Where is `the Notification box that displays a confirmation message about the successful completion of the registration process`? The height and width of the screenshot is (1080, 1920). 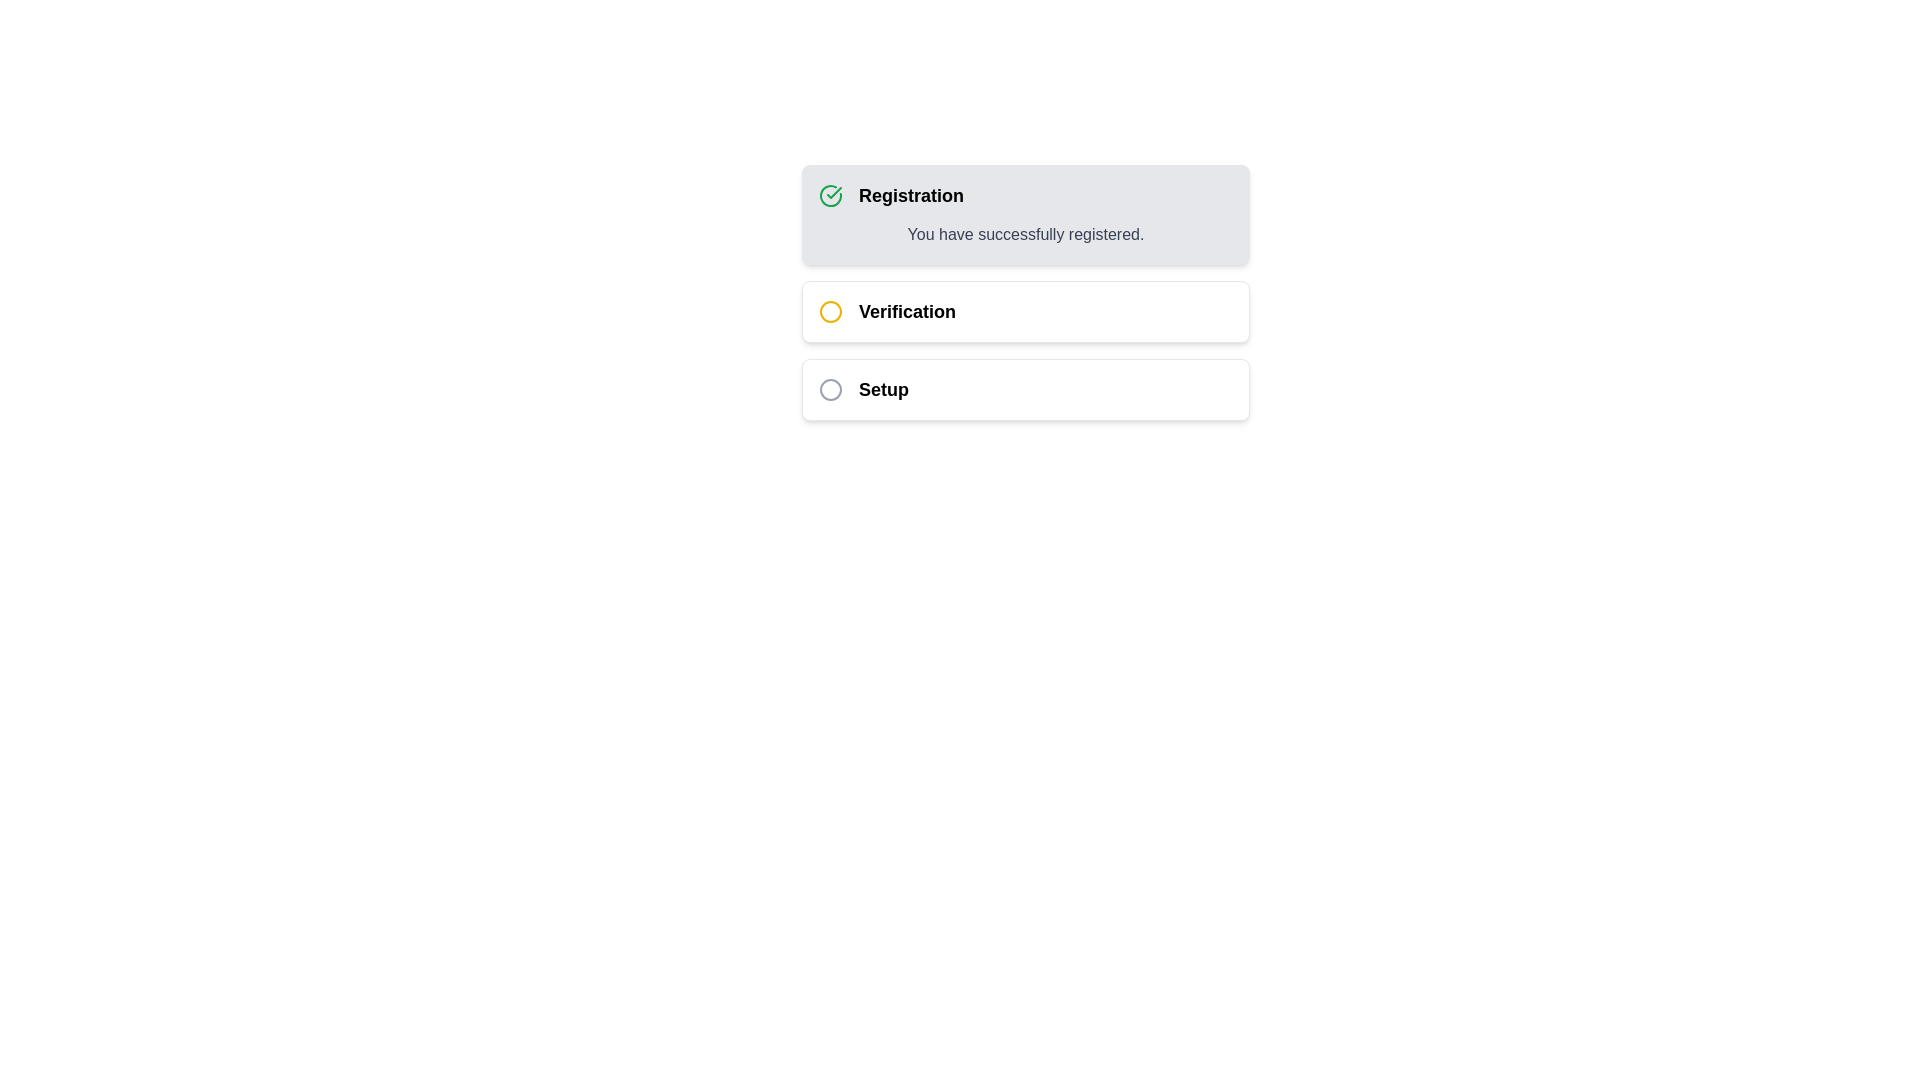 the Notification box that displays a confirmation message about the successful completion of the registration process is located at coordinates (1026, 215).